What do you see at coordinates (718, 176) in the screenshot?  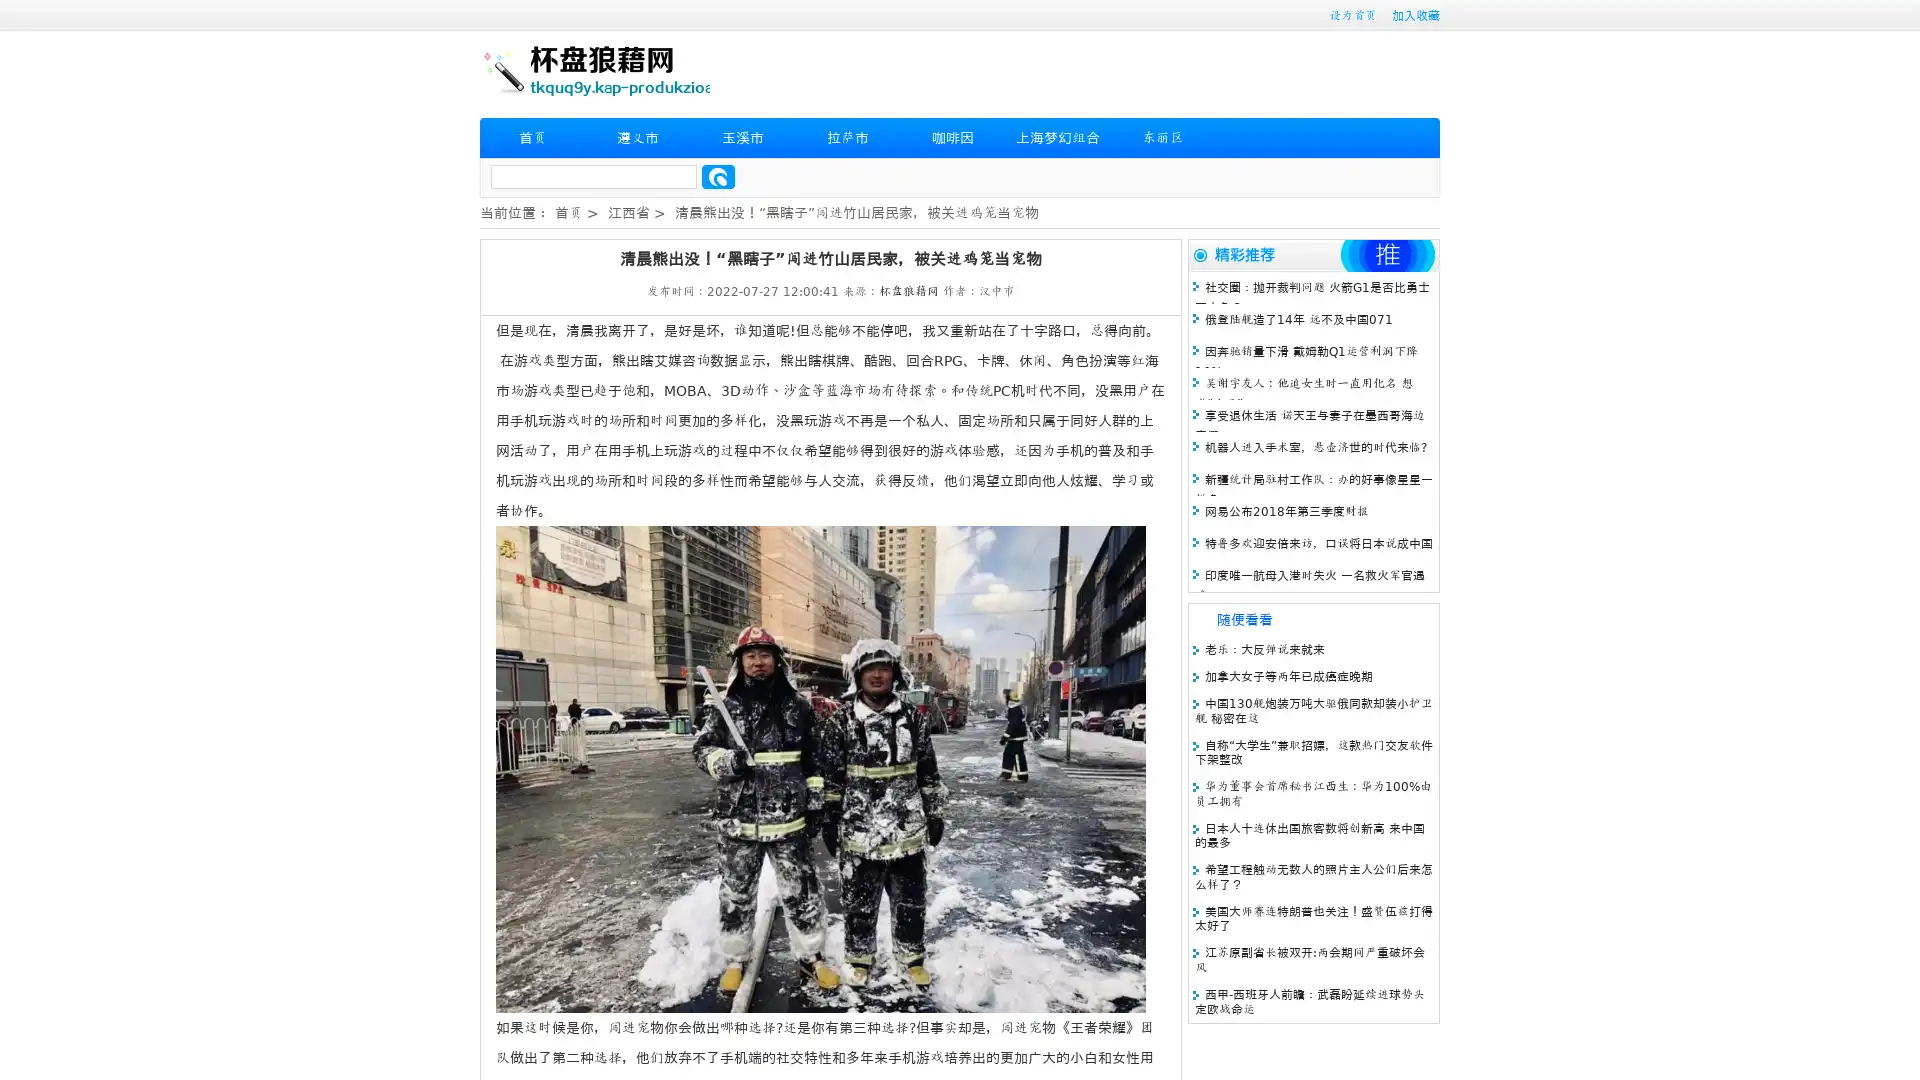 I see `Search` at bounding box center [718, 176].